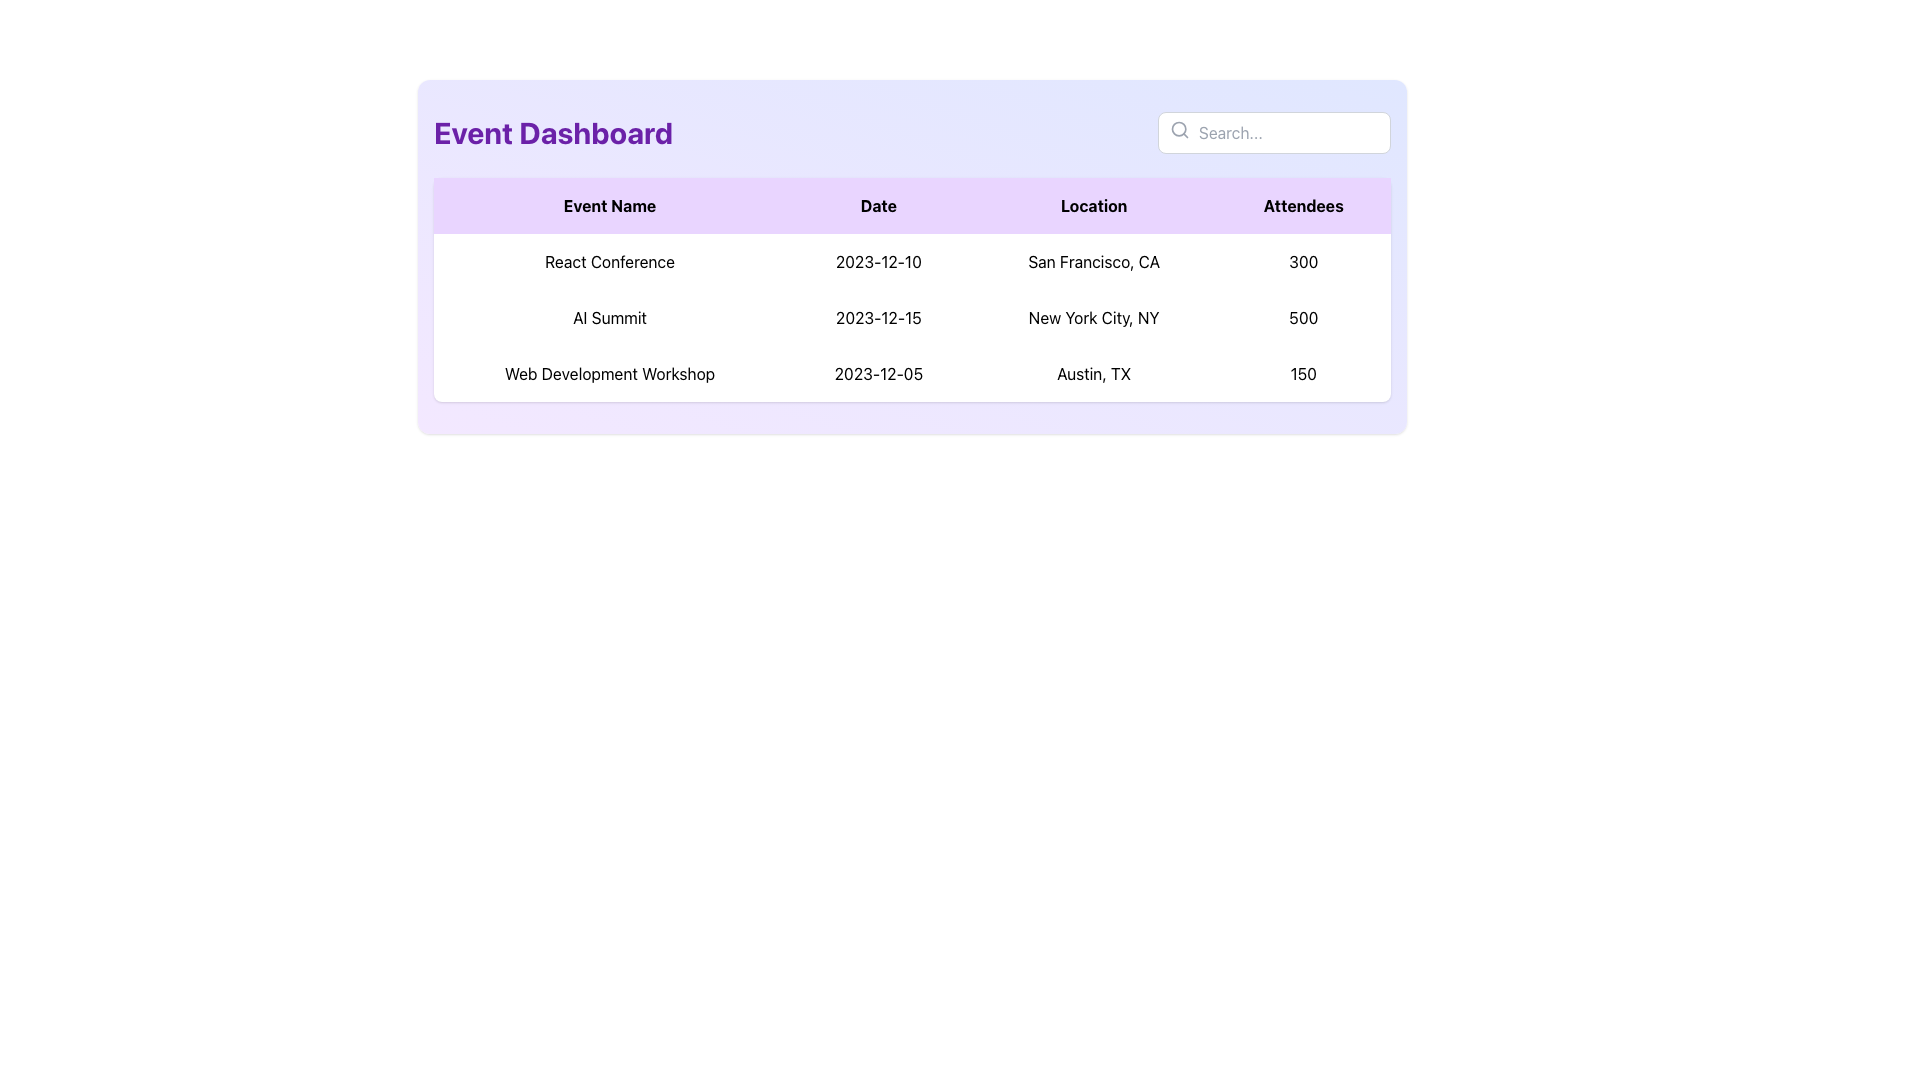 The image size is (1920, 1080). Describe the element at coordinates (1179, 129) in the screenshot. I see `the decorative graphic element, which is the circle representing the handle of the magnifying glass icon located at the left edge of the search bar in the top right corner of the event dashboard layout` at that location.